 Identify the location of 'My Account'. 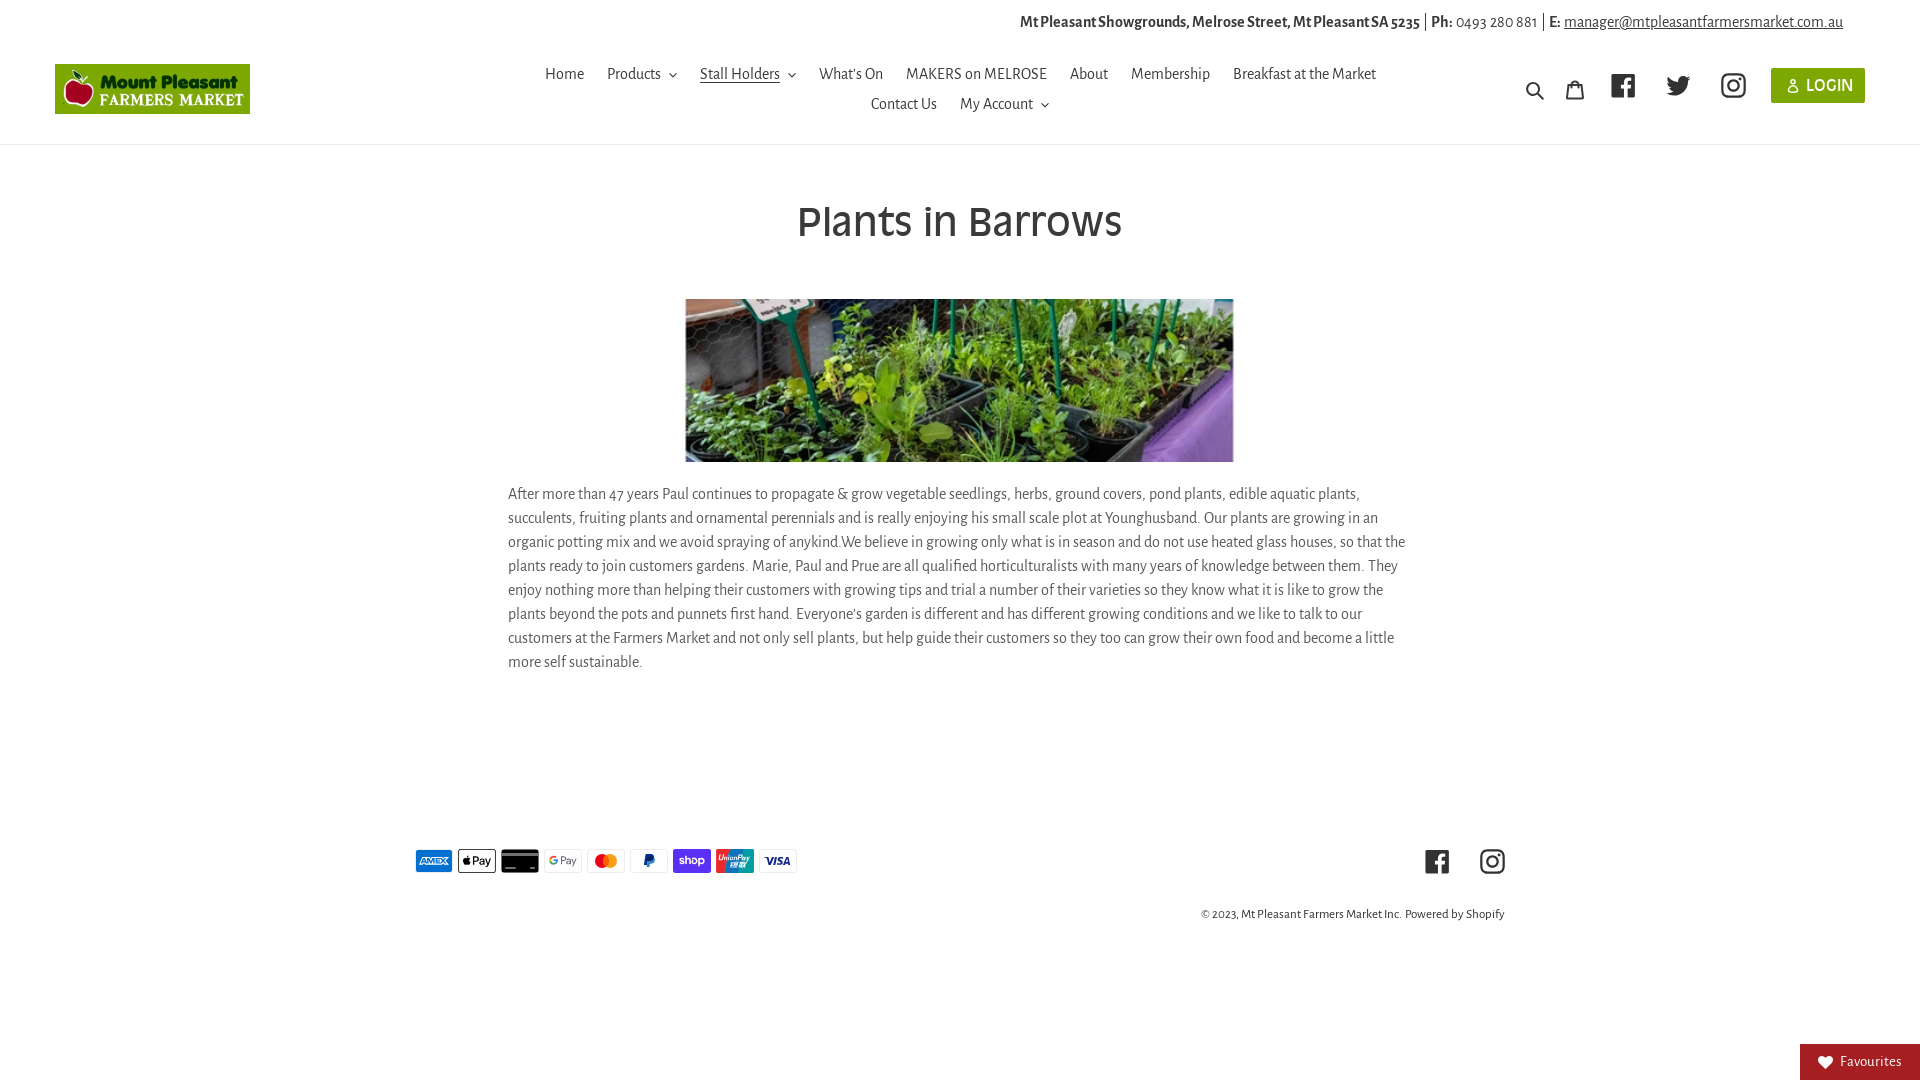
(949, 104).